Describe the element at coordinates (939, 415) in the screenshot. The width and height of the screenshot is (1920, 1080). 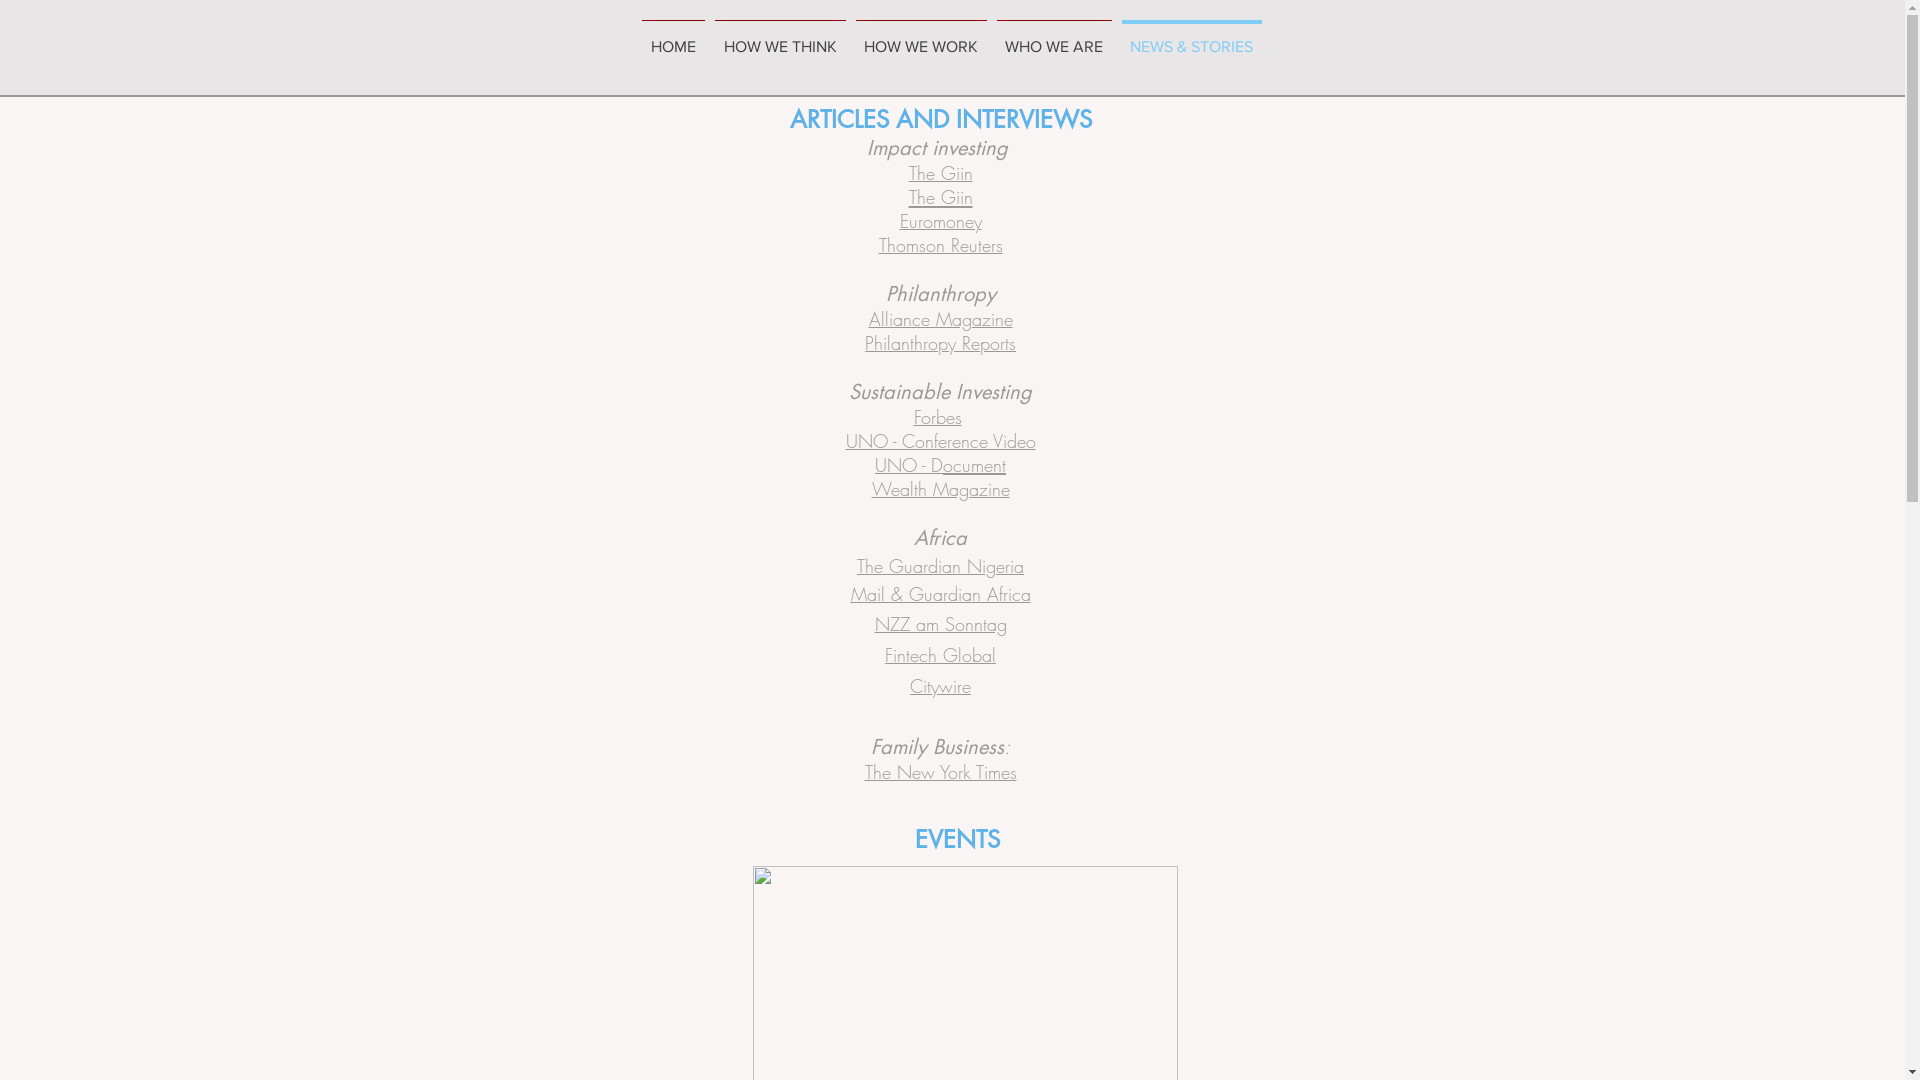
I see `'Forbes '` at that location.